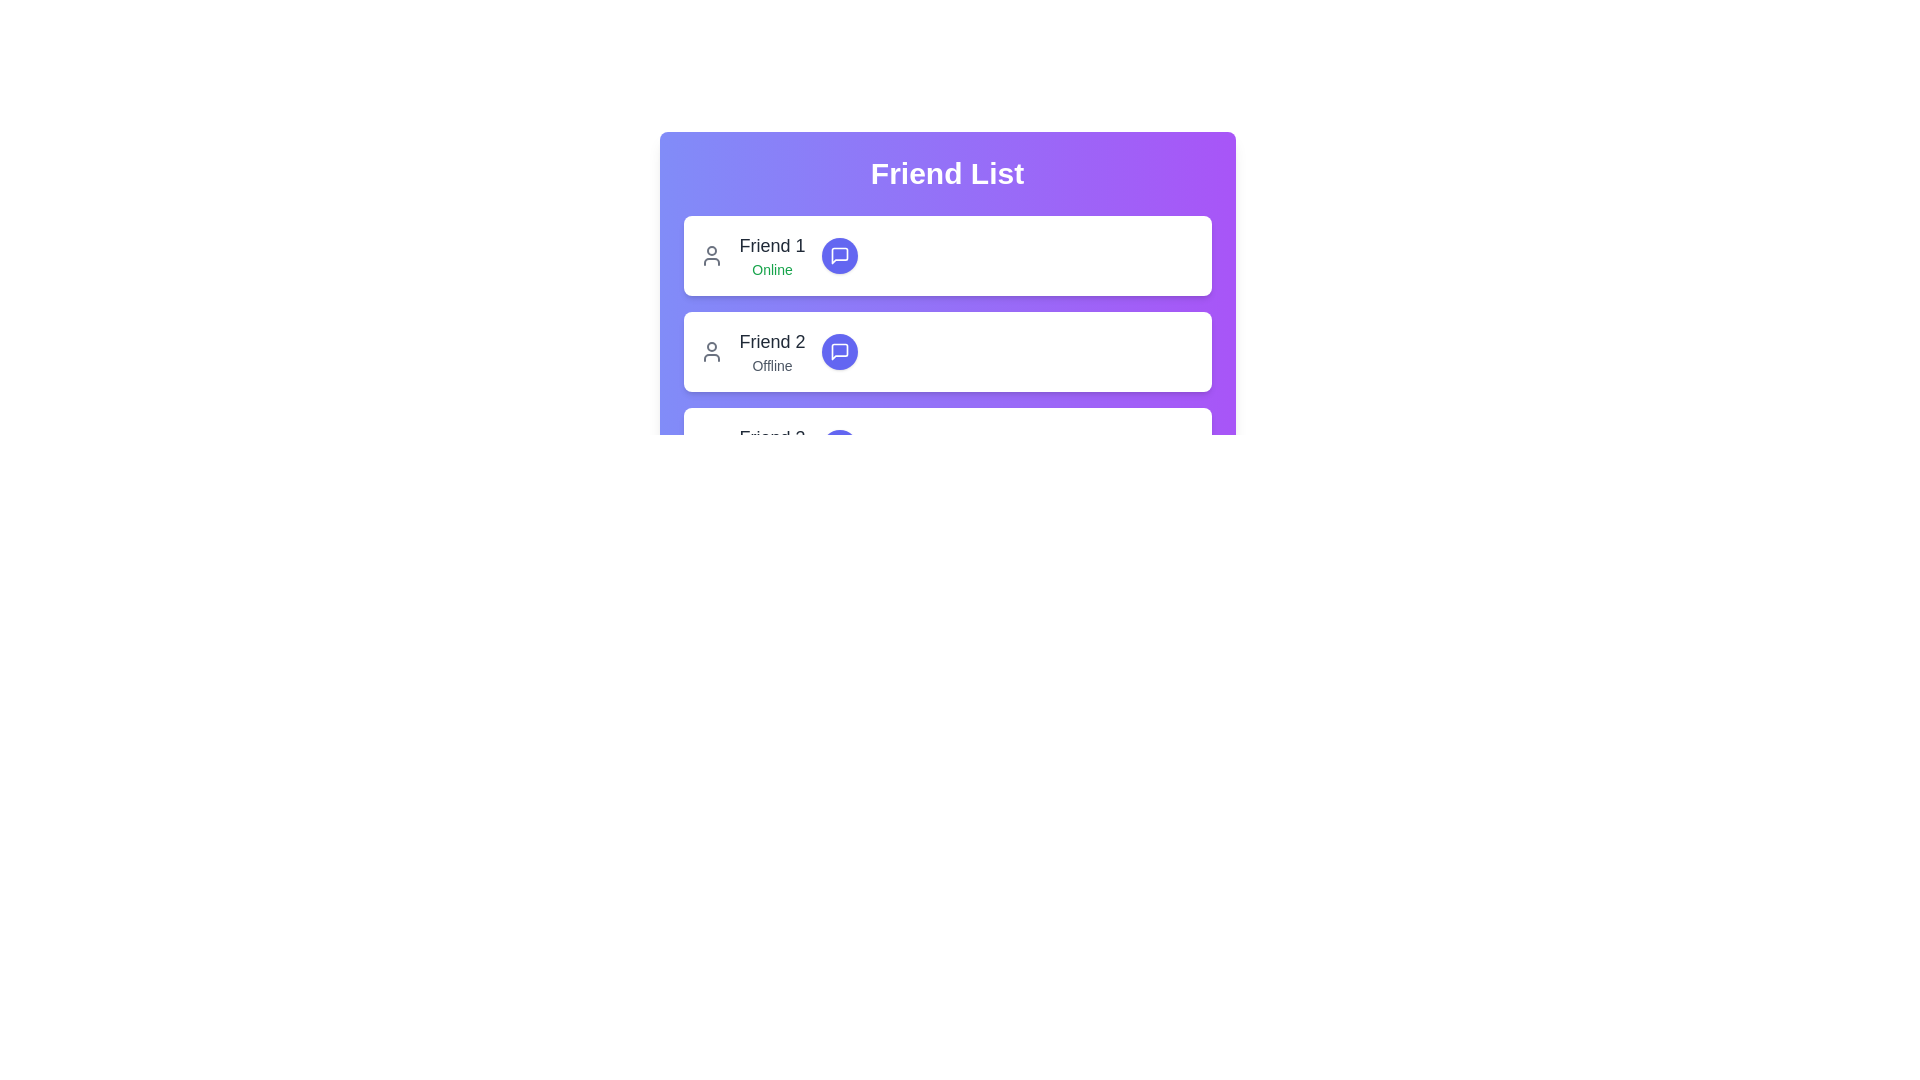  Describe the element at coordinates (771, 270) in the screenshot. I see `the Status label displaying 'Online' in green font located beneath 'Friend 1' in the friend list` at that location.